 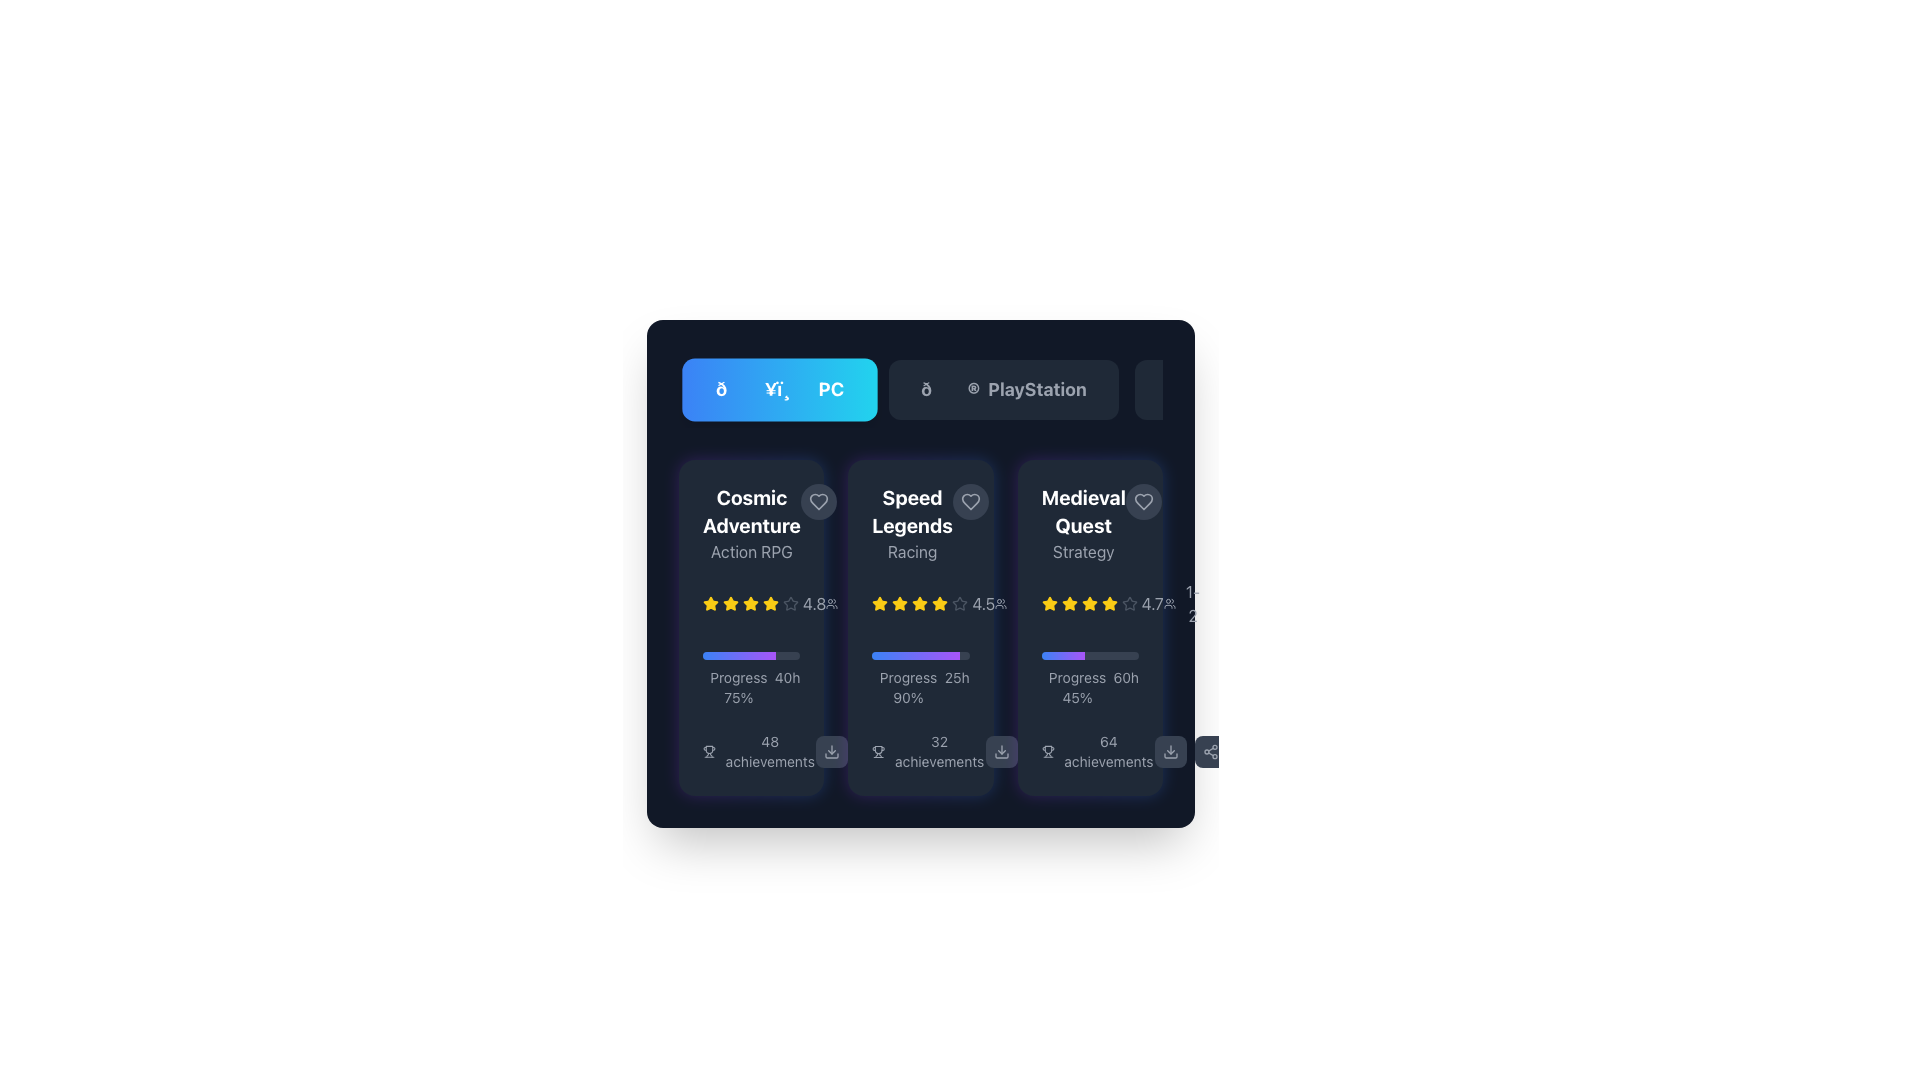 What do you see at coordinates (1089, 752) in the screenshot?
I see `the static text element displaying '64 achievements' with a trophy icon, located at the bottom section of the card for the game 'Medieval Quest'` at bounding box center [1089, 752].